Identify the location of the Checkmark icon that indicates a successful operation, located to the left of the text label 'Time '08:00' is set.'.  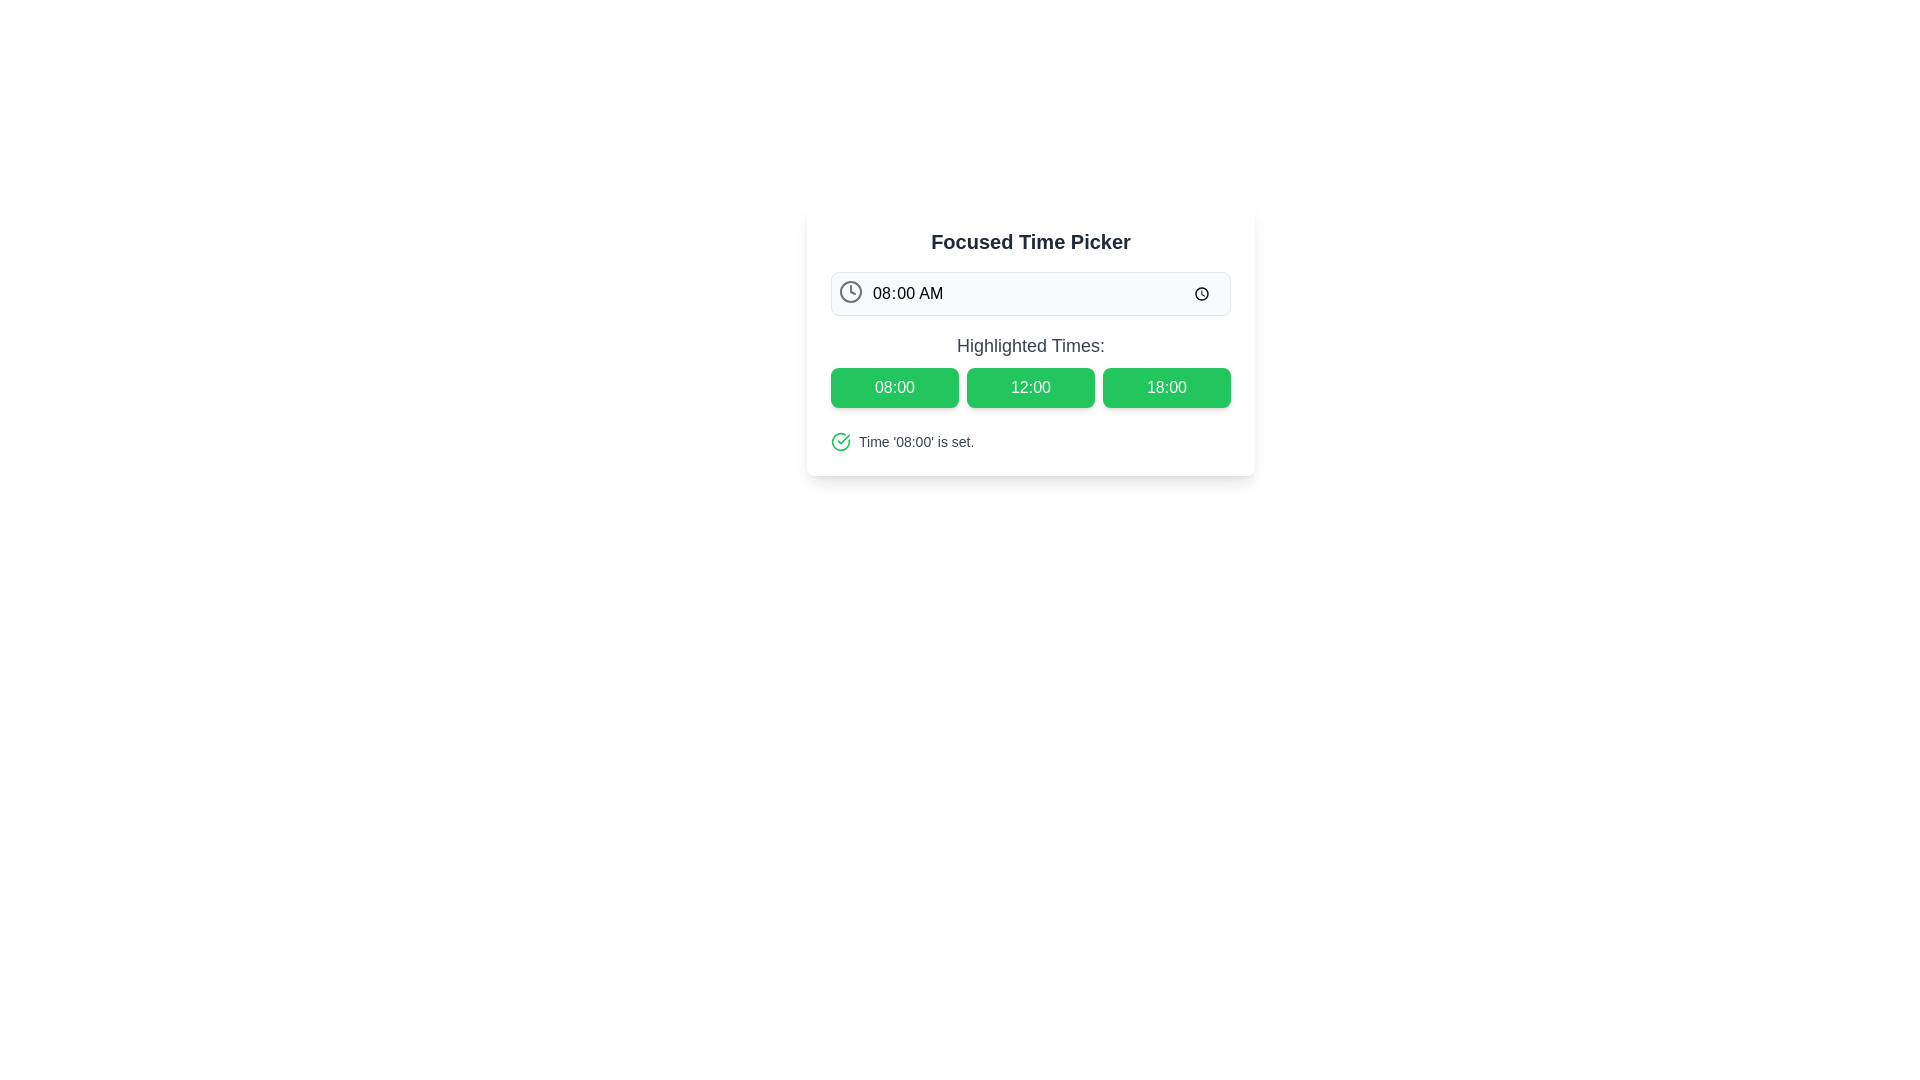
(840, 441).